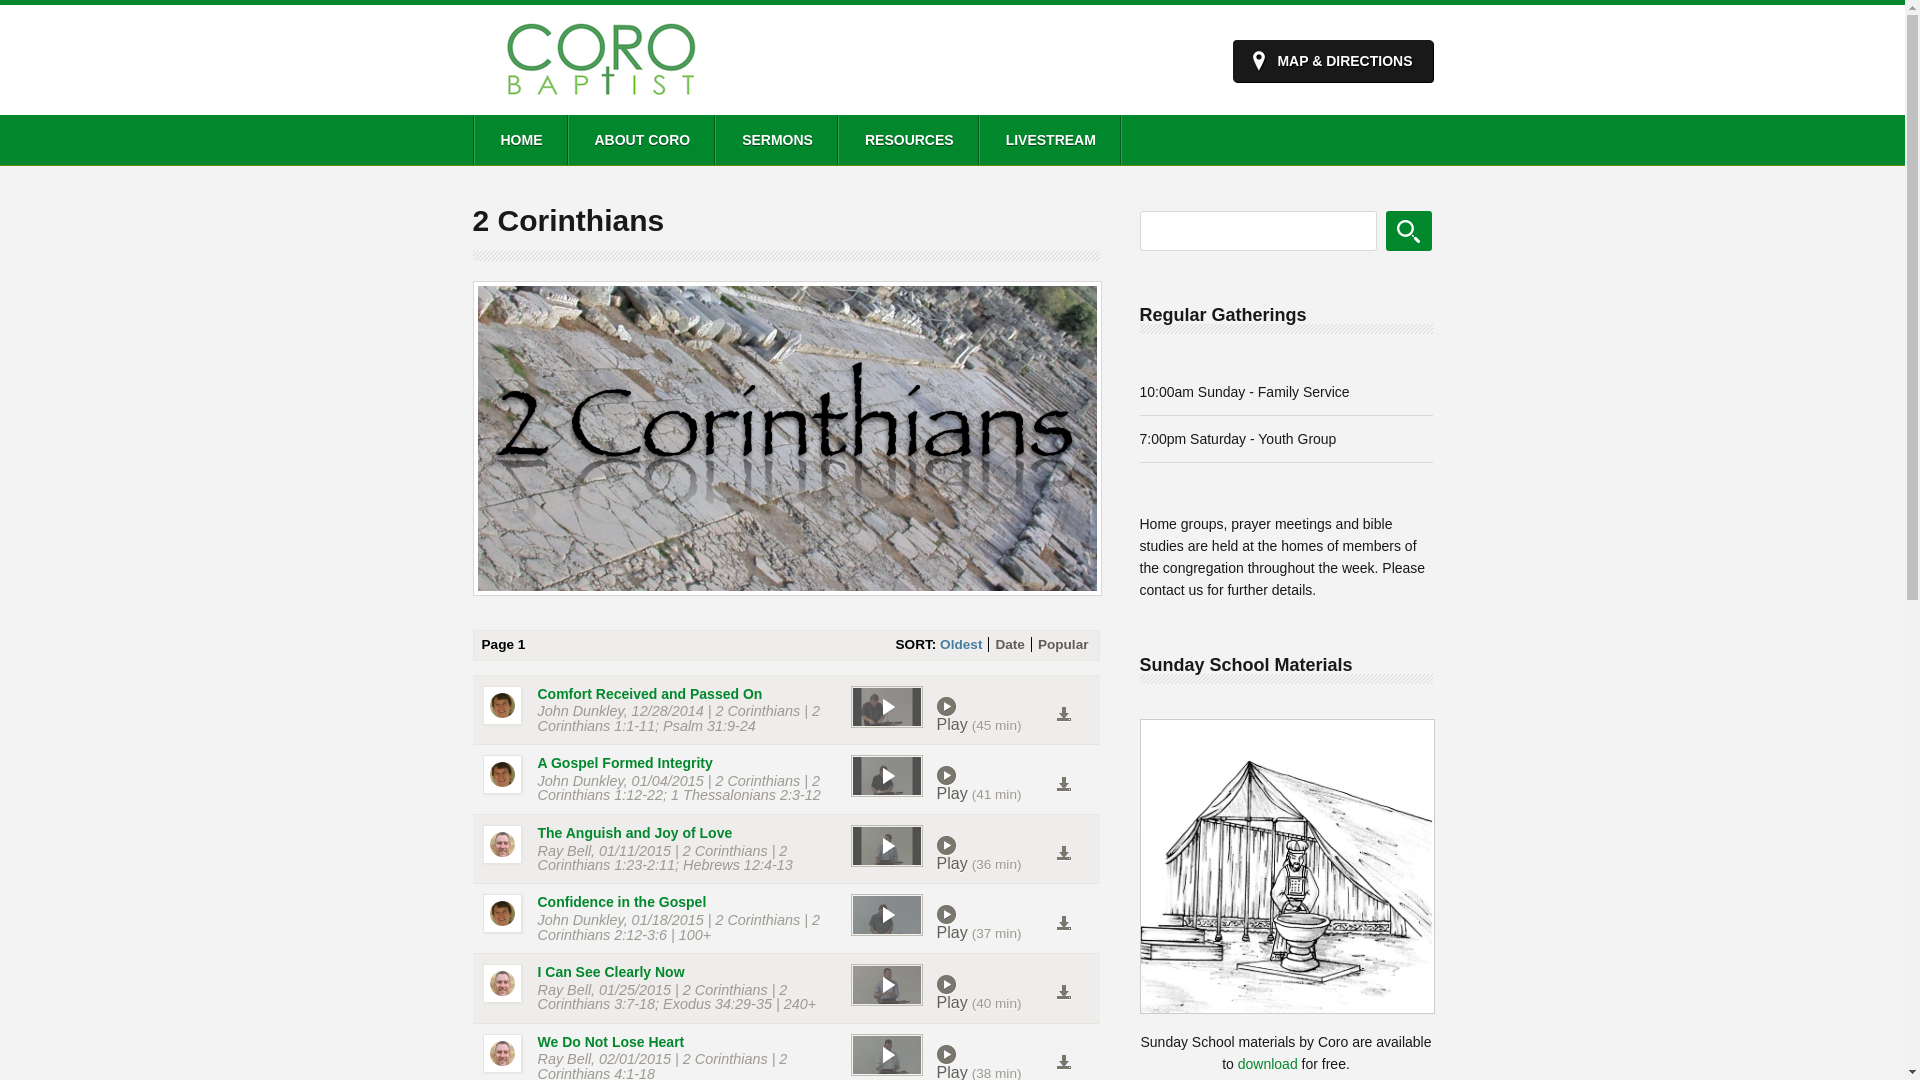 This screenshot has height=1080, width=1920. I want to click on 'Date', so click(1009, 644).